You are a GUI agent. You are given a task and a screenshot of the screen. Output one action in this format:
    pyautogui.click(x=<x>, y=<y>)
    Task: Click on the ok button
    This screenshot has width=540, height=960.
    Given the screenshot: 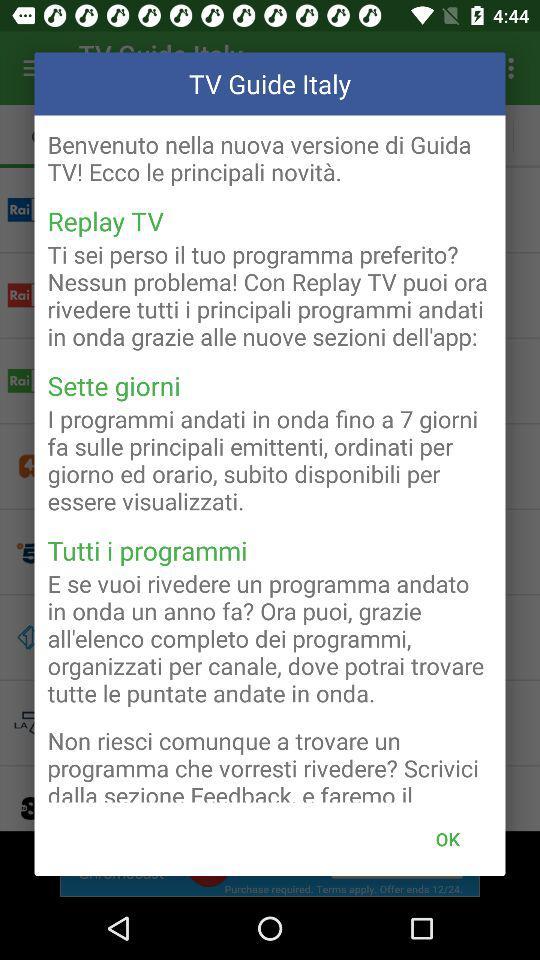 What is the action you would take?
    pyautogui.click(x=447, y=839)
    